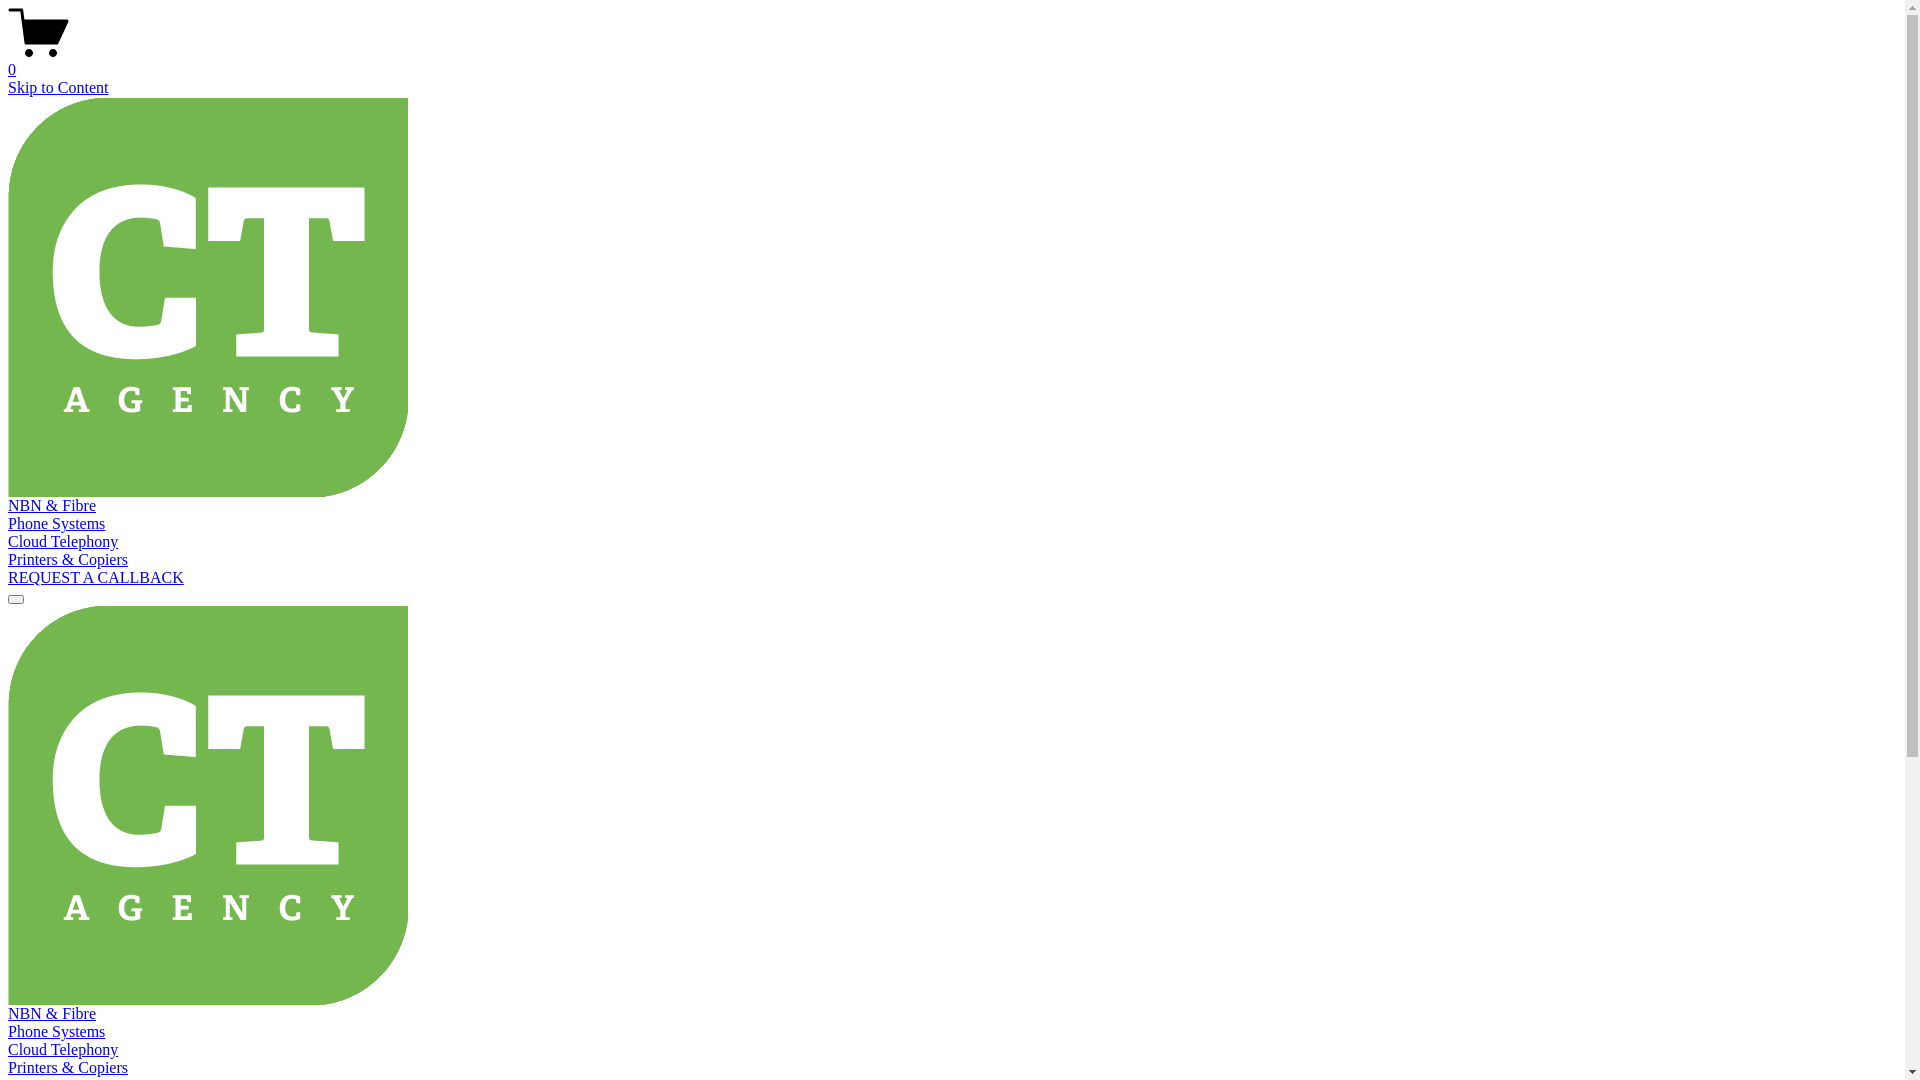 This screenshot has height=1080, width=1920. Describe the element at coordinates (95, 577) in the screenshot. I see `'REQUEST A CALLBACK'` at that location.